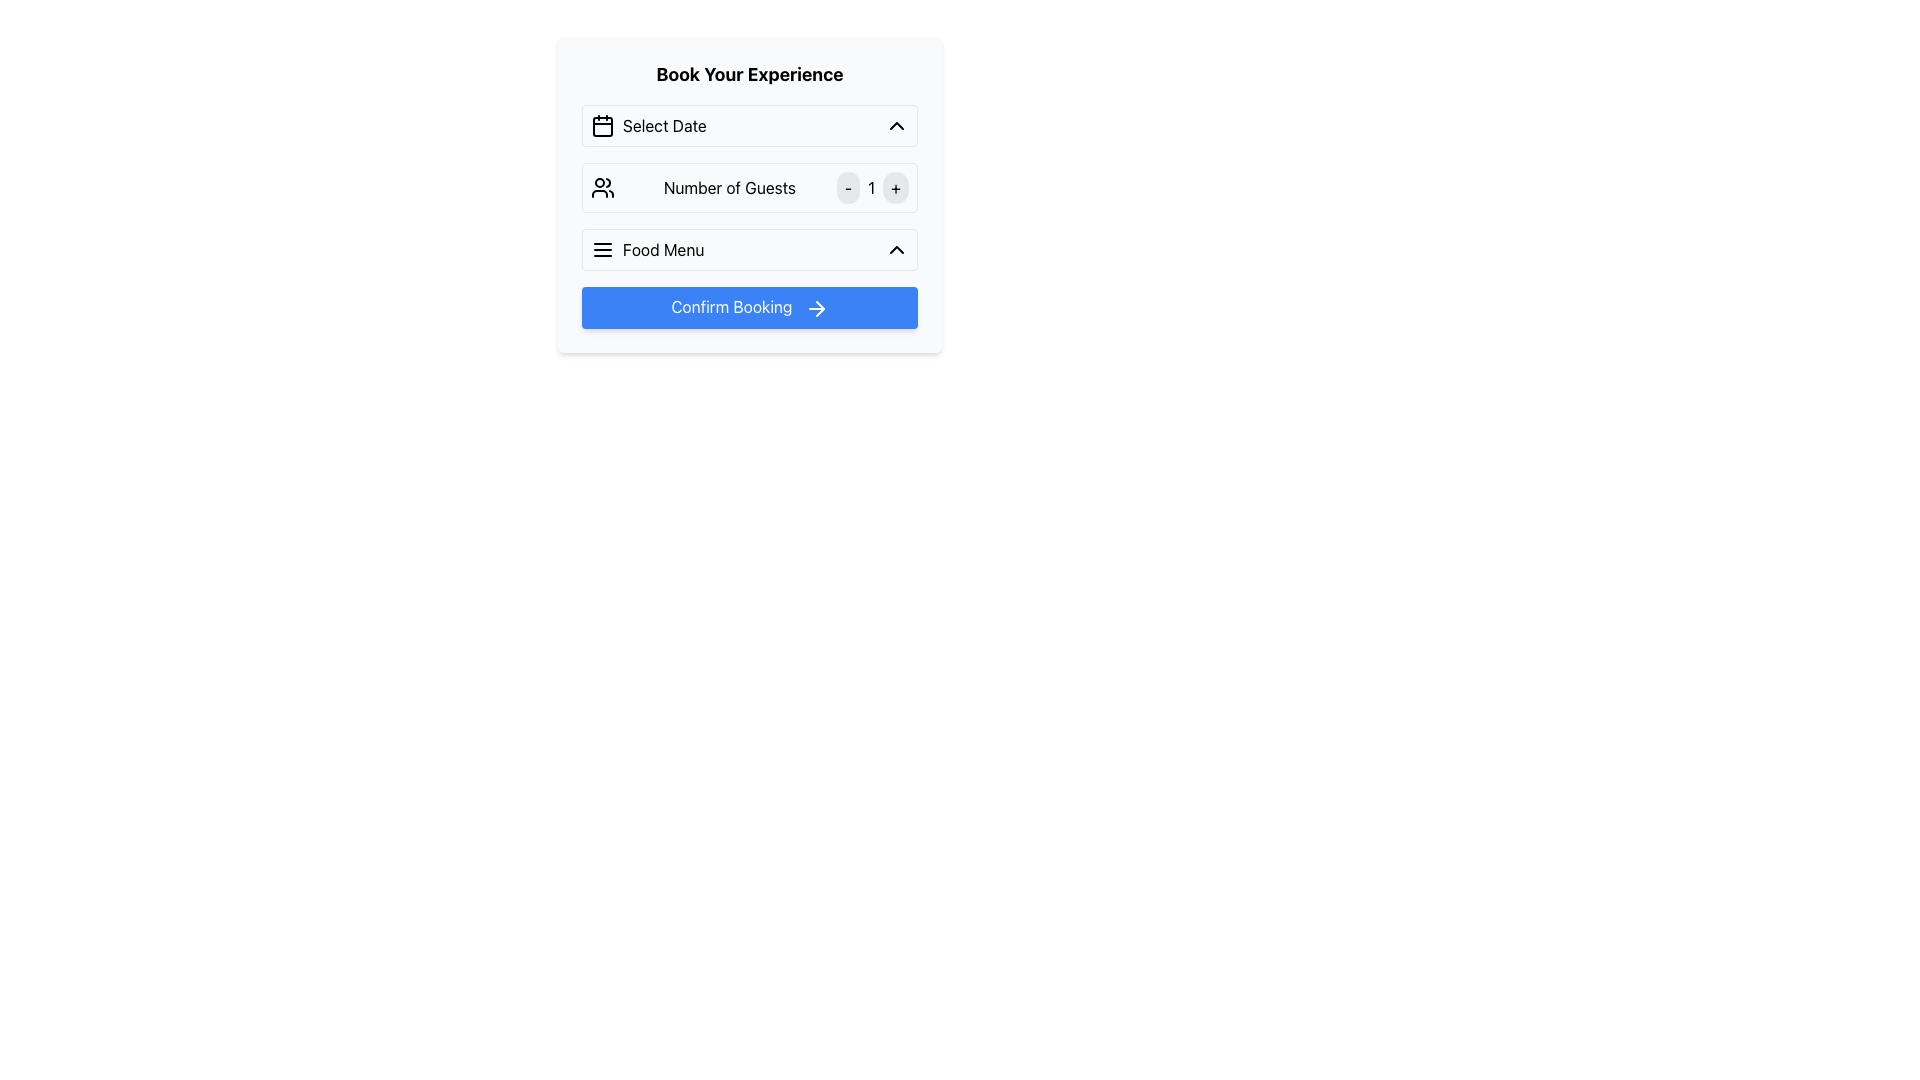 The height and width of the screenshot is (1080, 1920). I want to click on the menu icon, which is represented by three horizontal lines, so click(602, 249).